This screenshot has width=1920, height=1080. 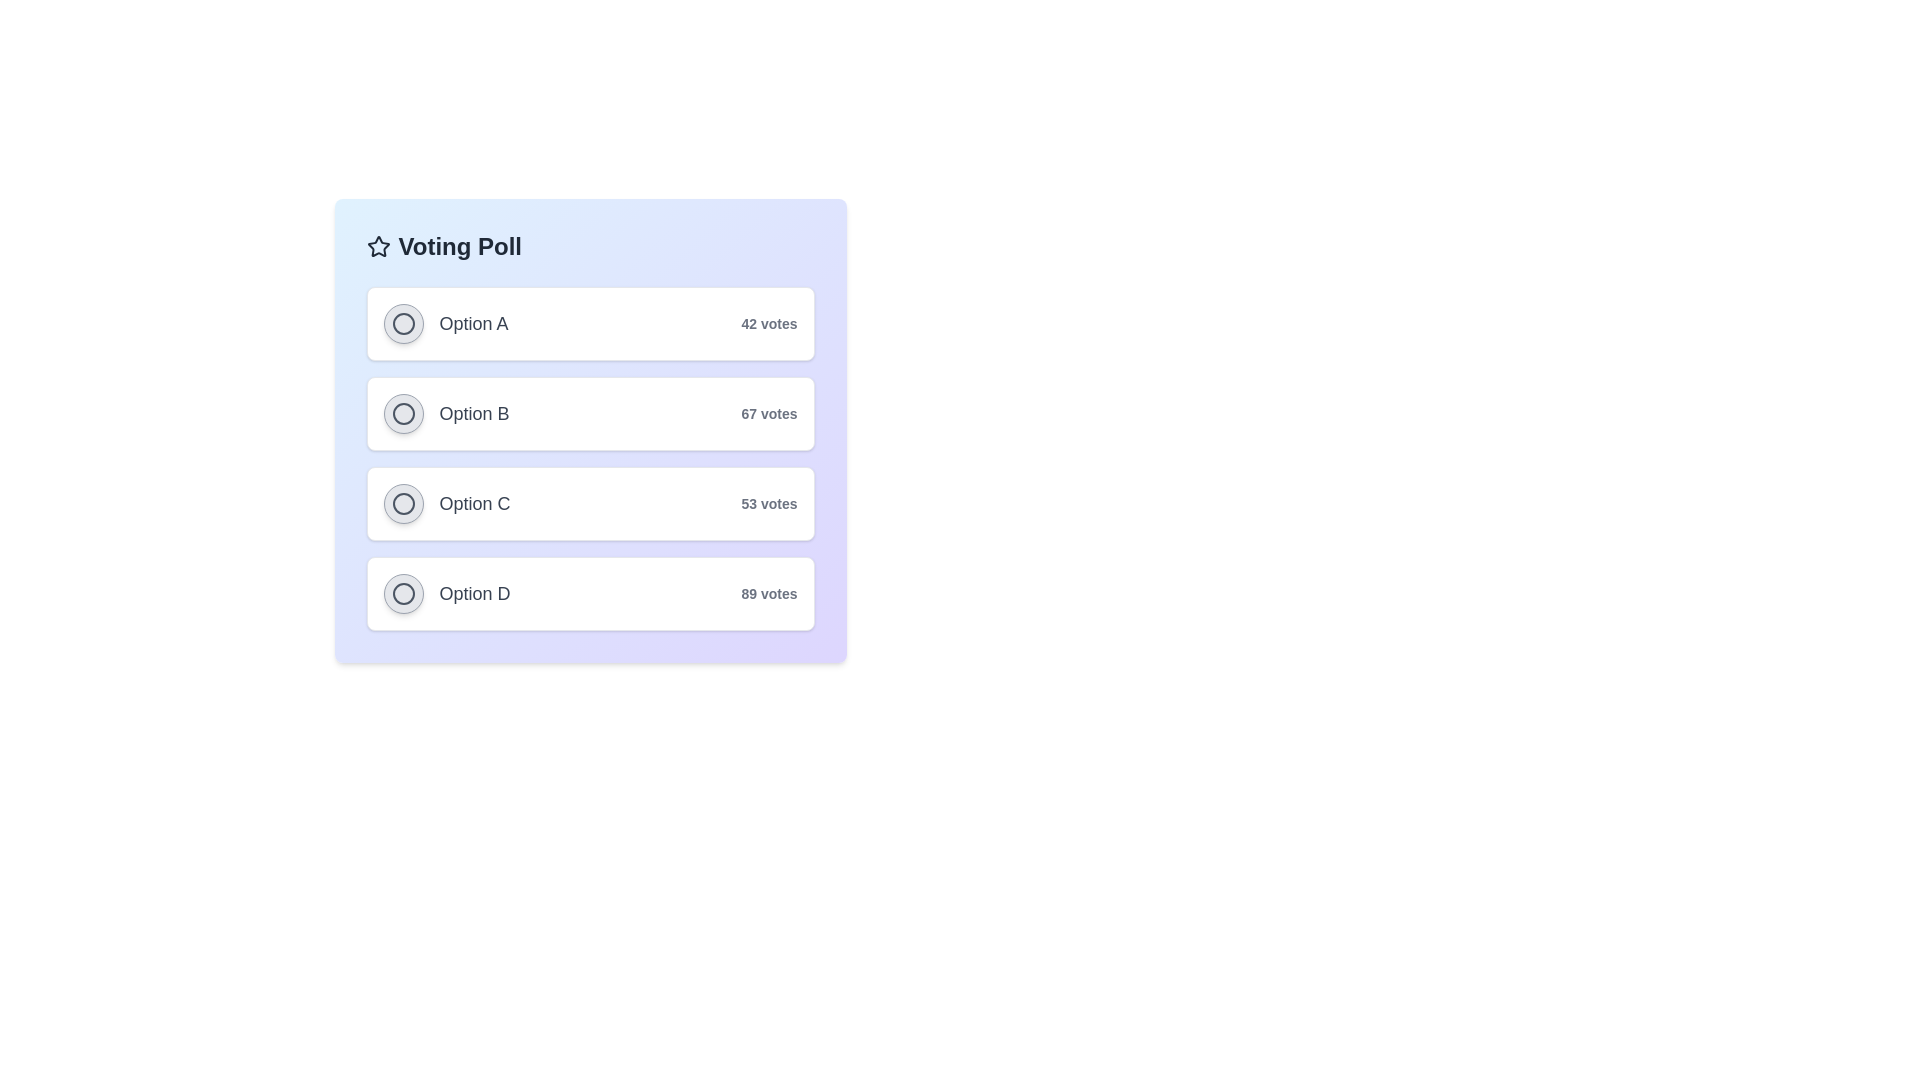 I want to click on the circular radio button styled with a gray outline next to the text 'Option B', so click(x=402, y=412).